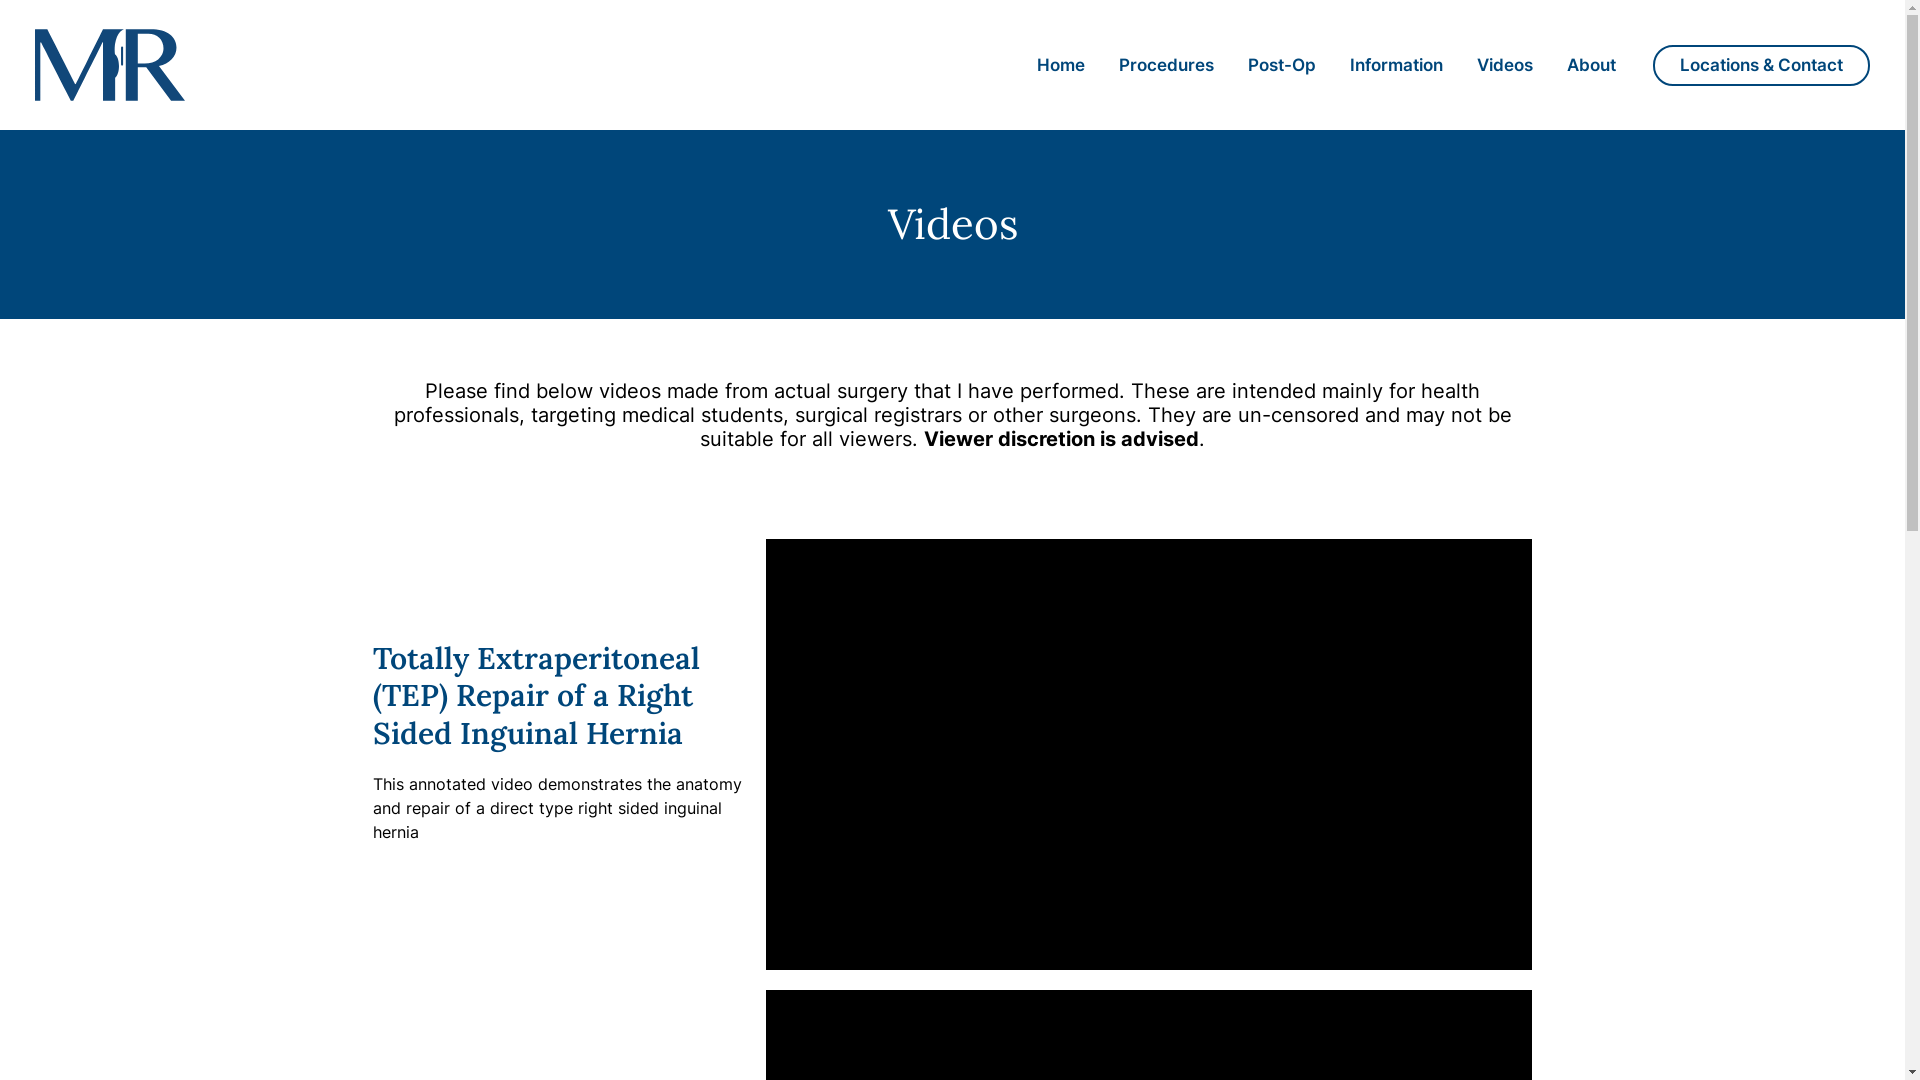 The height and width of the screenshot is (1080, 1920). What do you see at coordinates (1166, 64) in the screenshot?
I see `'Procedures'` at bounding box center [1166, 64].